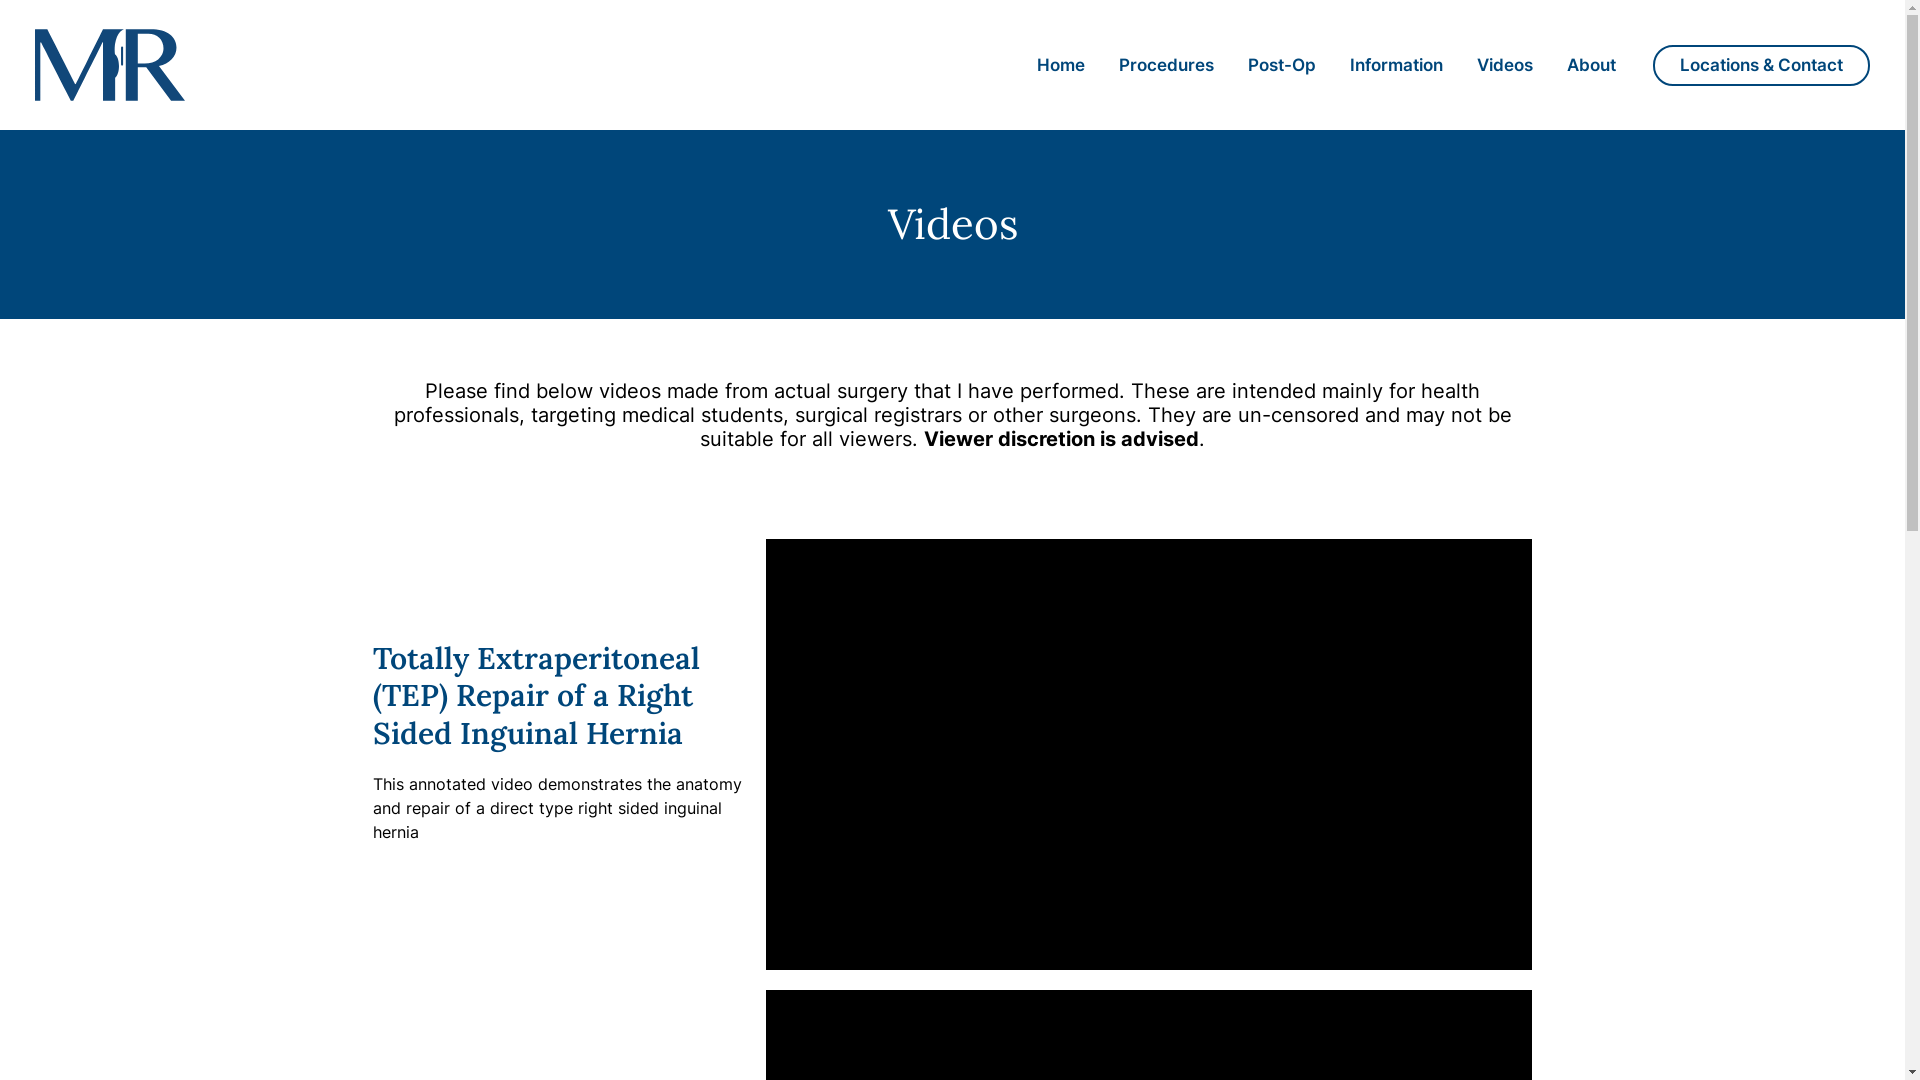 The height and width of the screenshot is (1080, 1920). What do you see at coordinates (1166, 64) in the screenshot?
I see `'Procedures'` at bounding box center [1166, 64].